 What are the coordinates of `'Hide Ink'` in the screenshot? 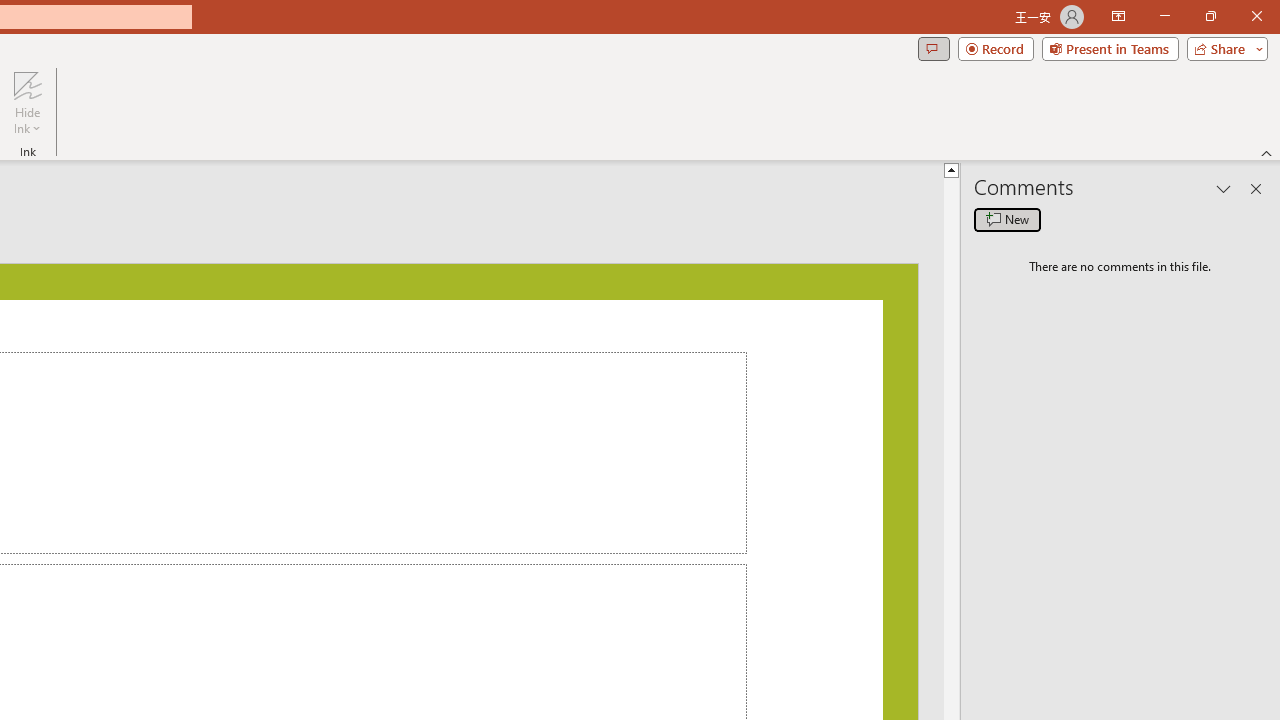 It's located at (27, 103).